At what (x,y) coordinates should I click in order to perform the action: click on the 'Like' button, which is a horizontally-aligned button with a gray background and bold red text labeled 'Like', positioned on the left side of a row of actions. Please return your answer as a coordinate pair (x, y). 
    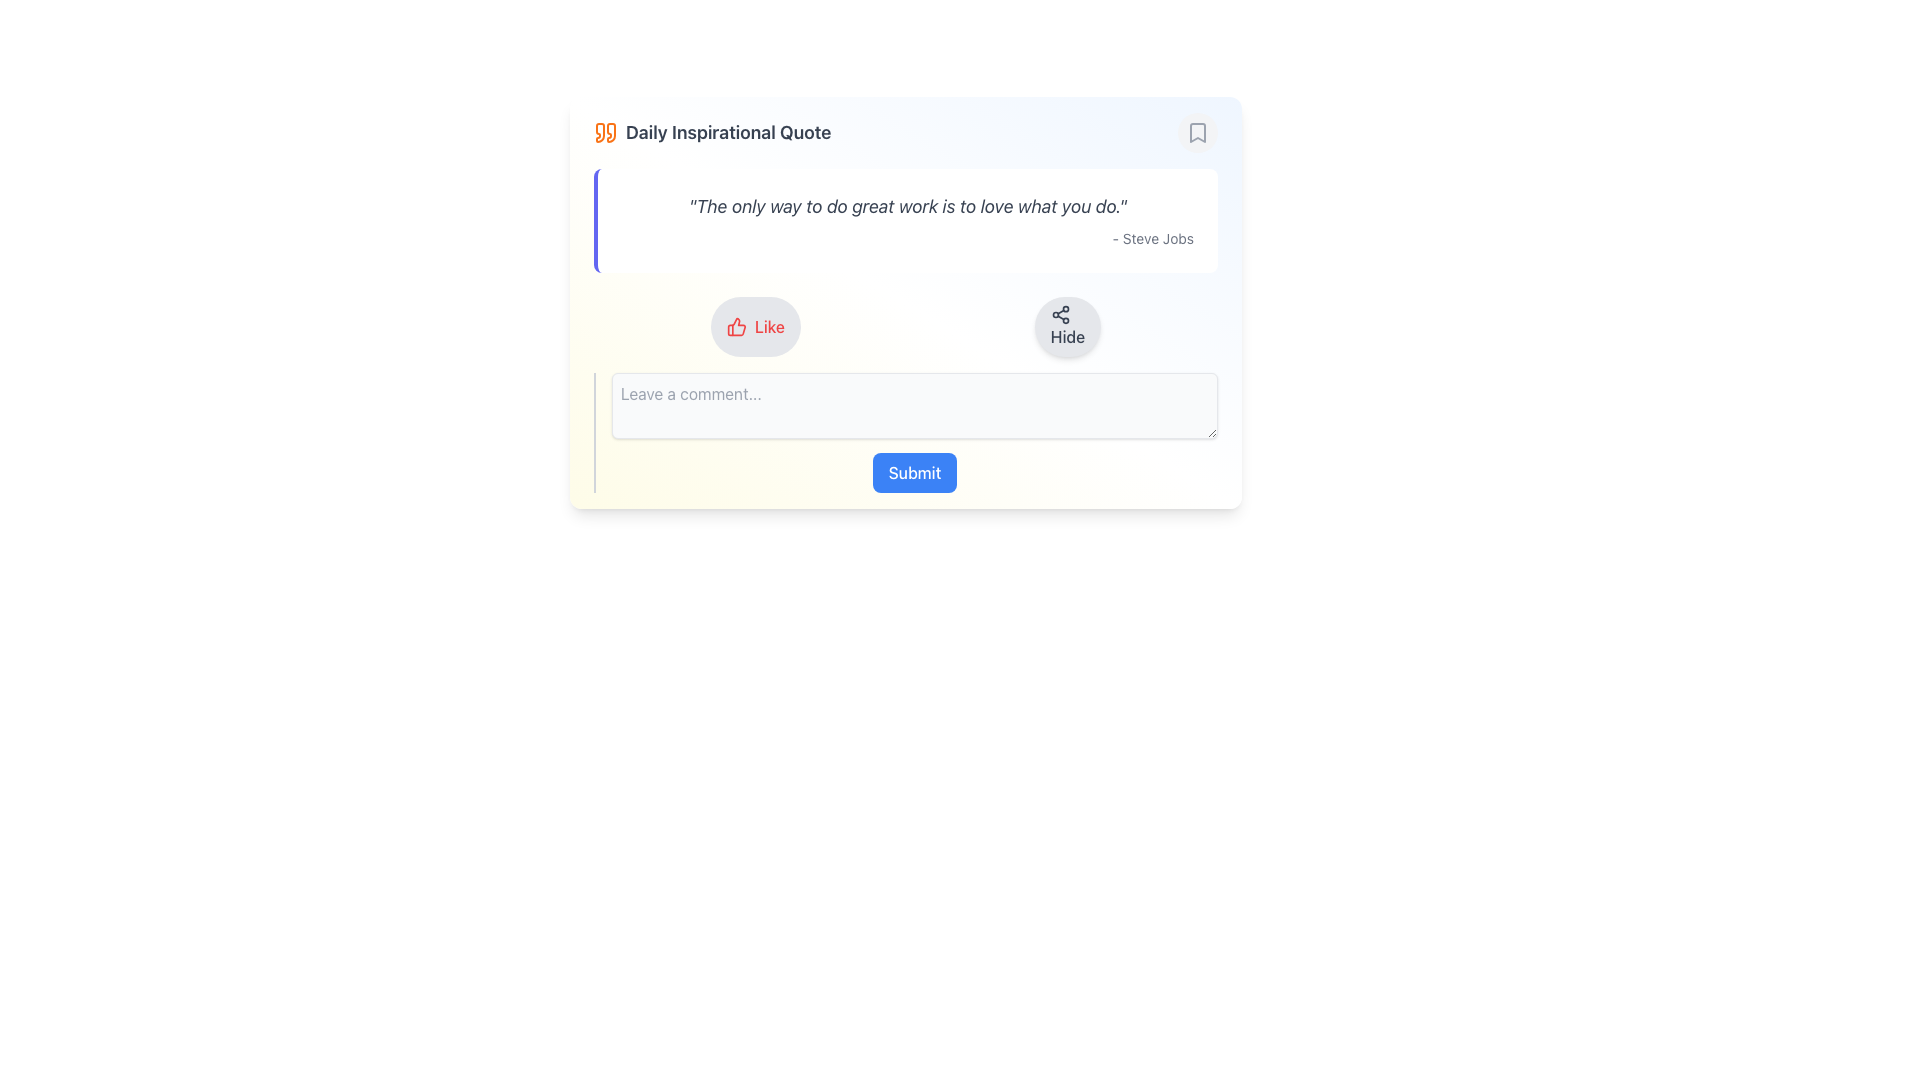
    Looking at the image, I should click on (754, 326).